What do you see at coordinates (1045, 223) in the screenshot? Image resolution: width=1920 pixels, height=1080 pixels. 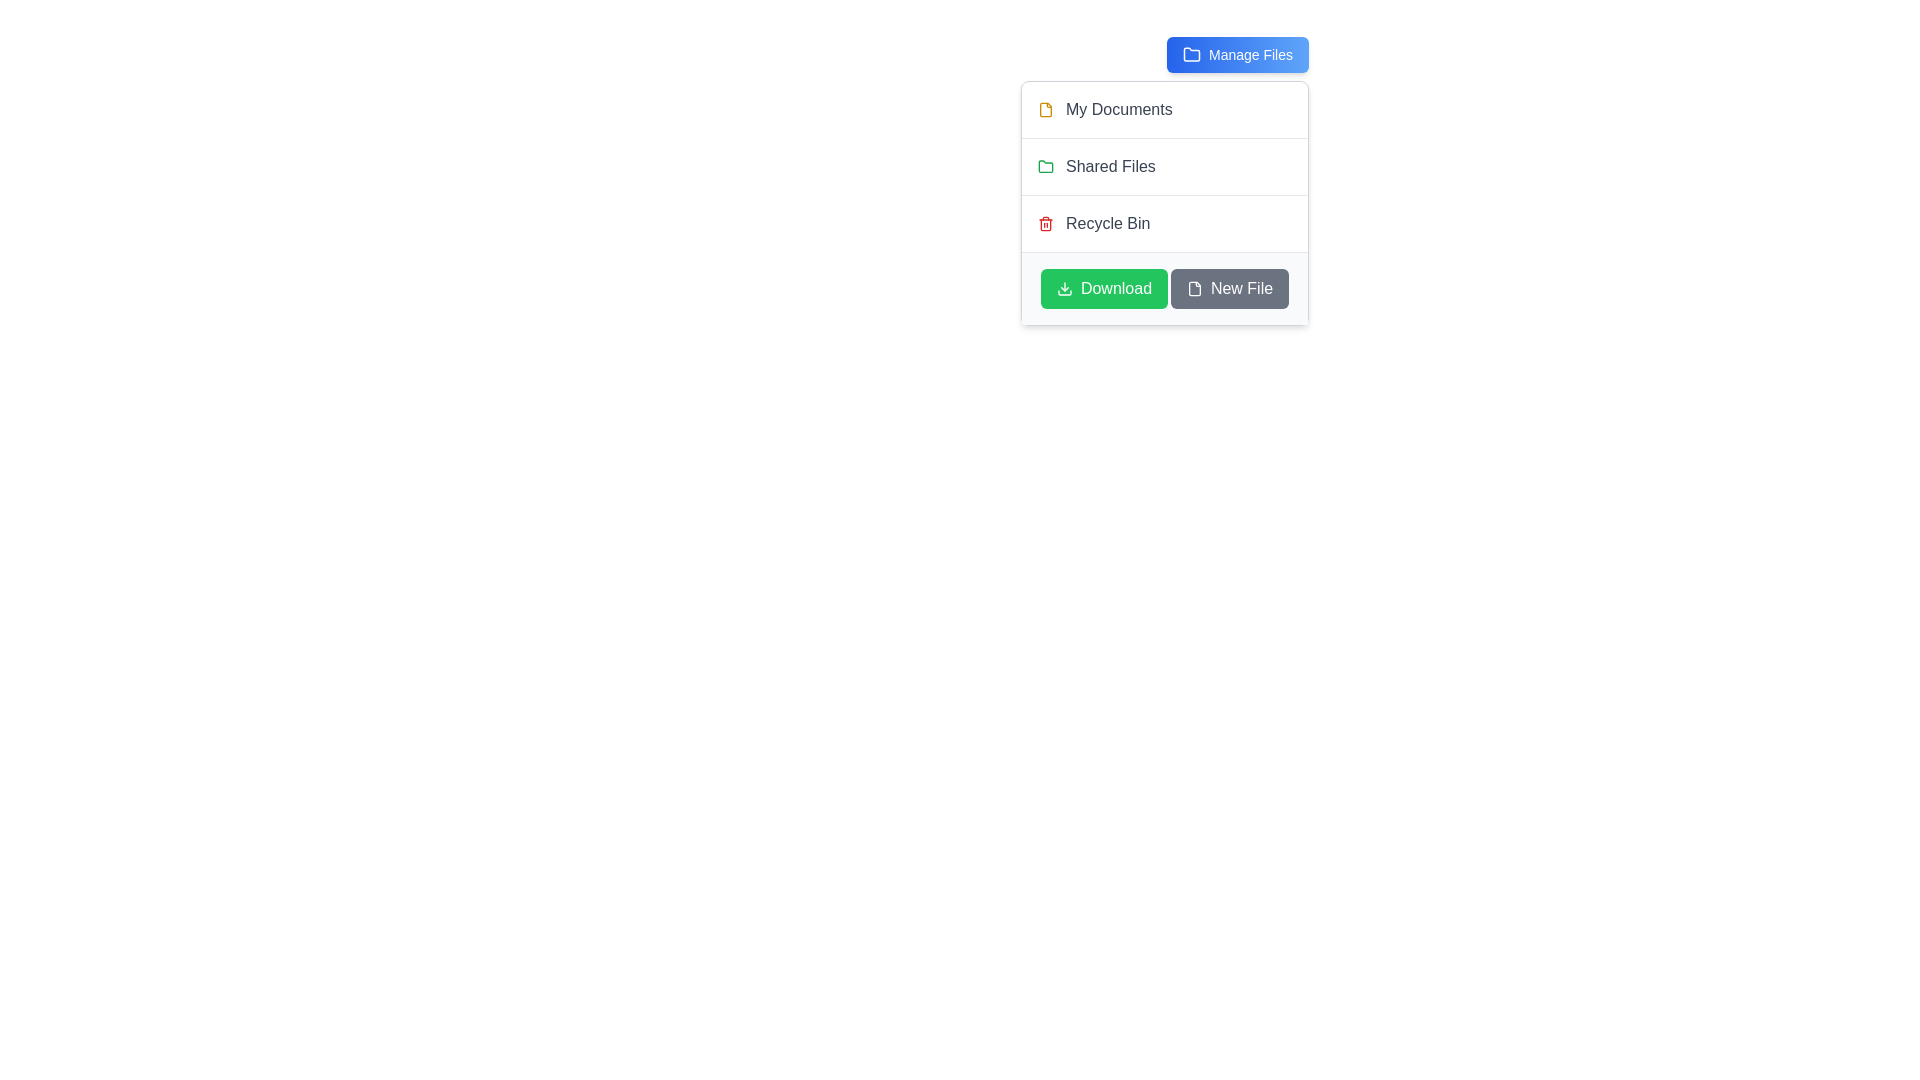 I see `the trash icon associated with the 'Recycle Bin' menu item to interact with it` at bounding box center [1045, 223].